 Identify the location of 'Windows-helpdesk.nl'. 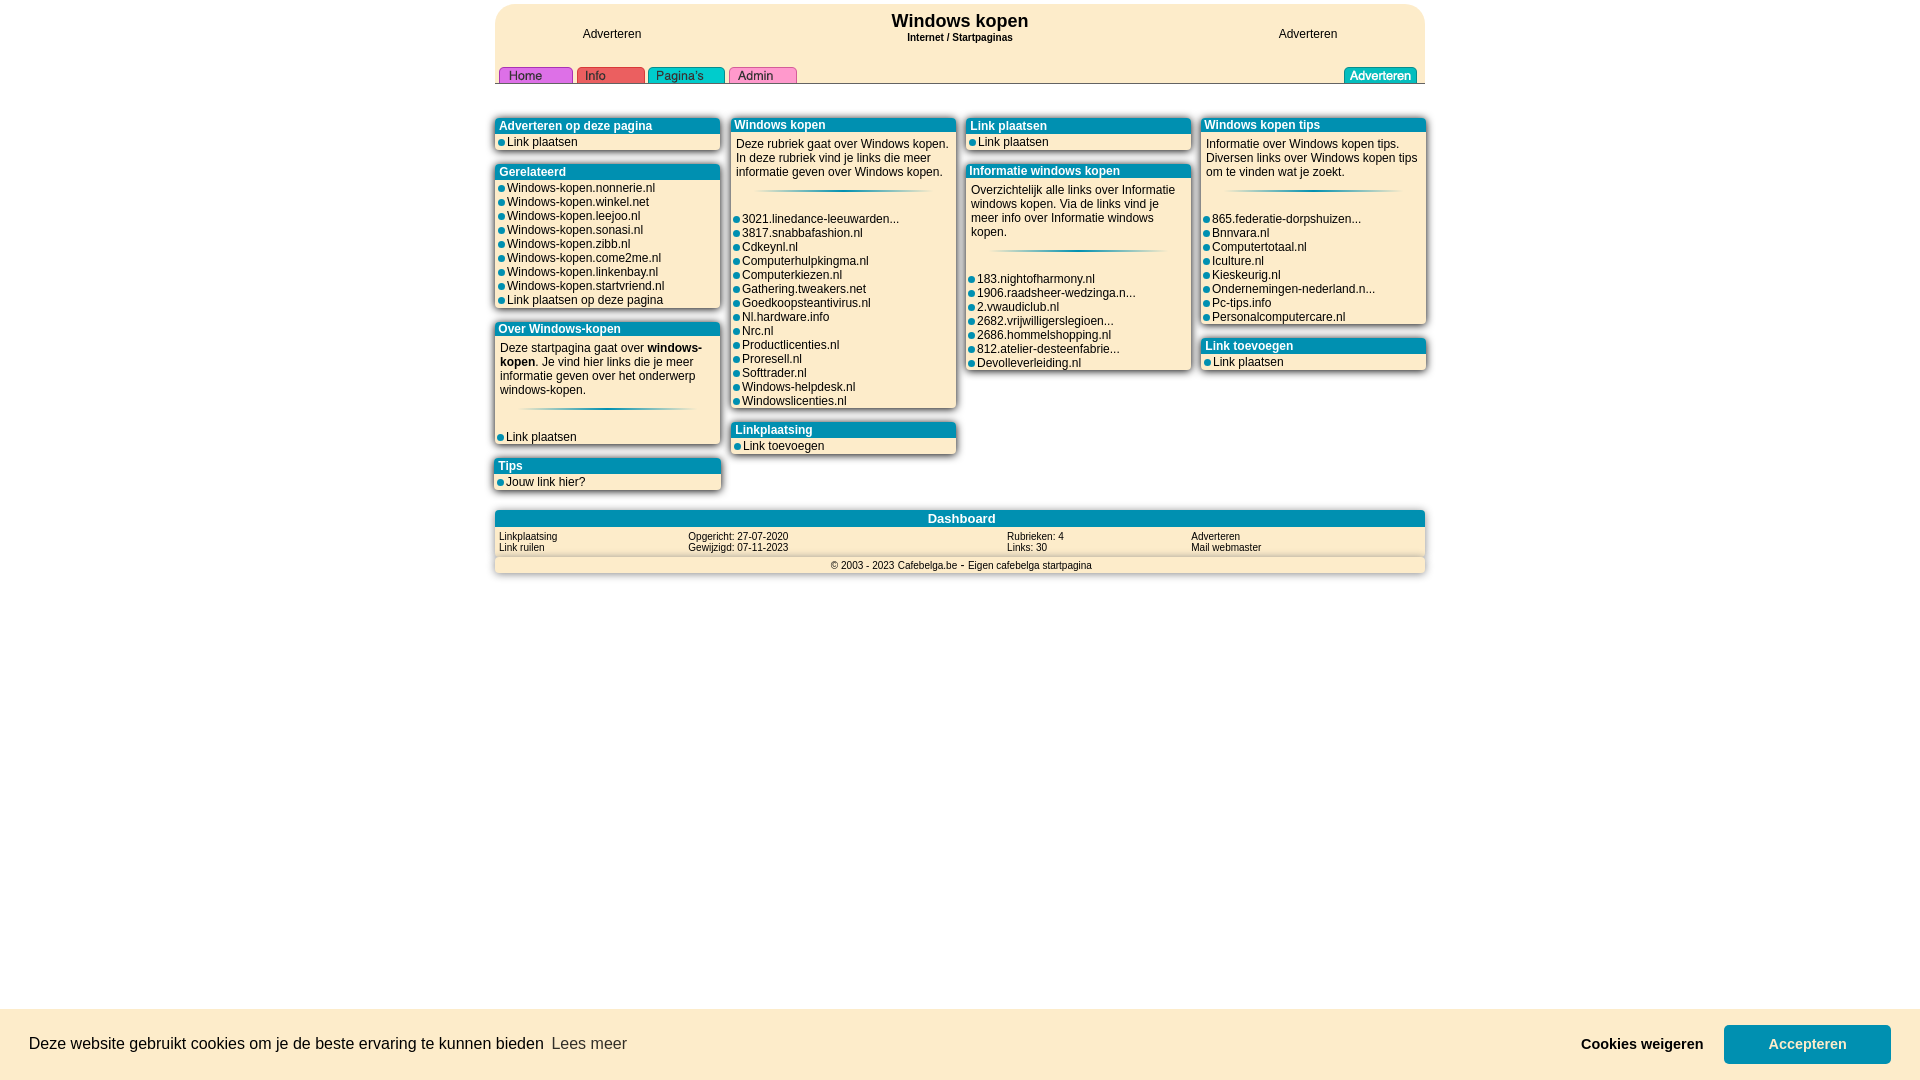
(797, 386).